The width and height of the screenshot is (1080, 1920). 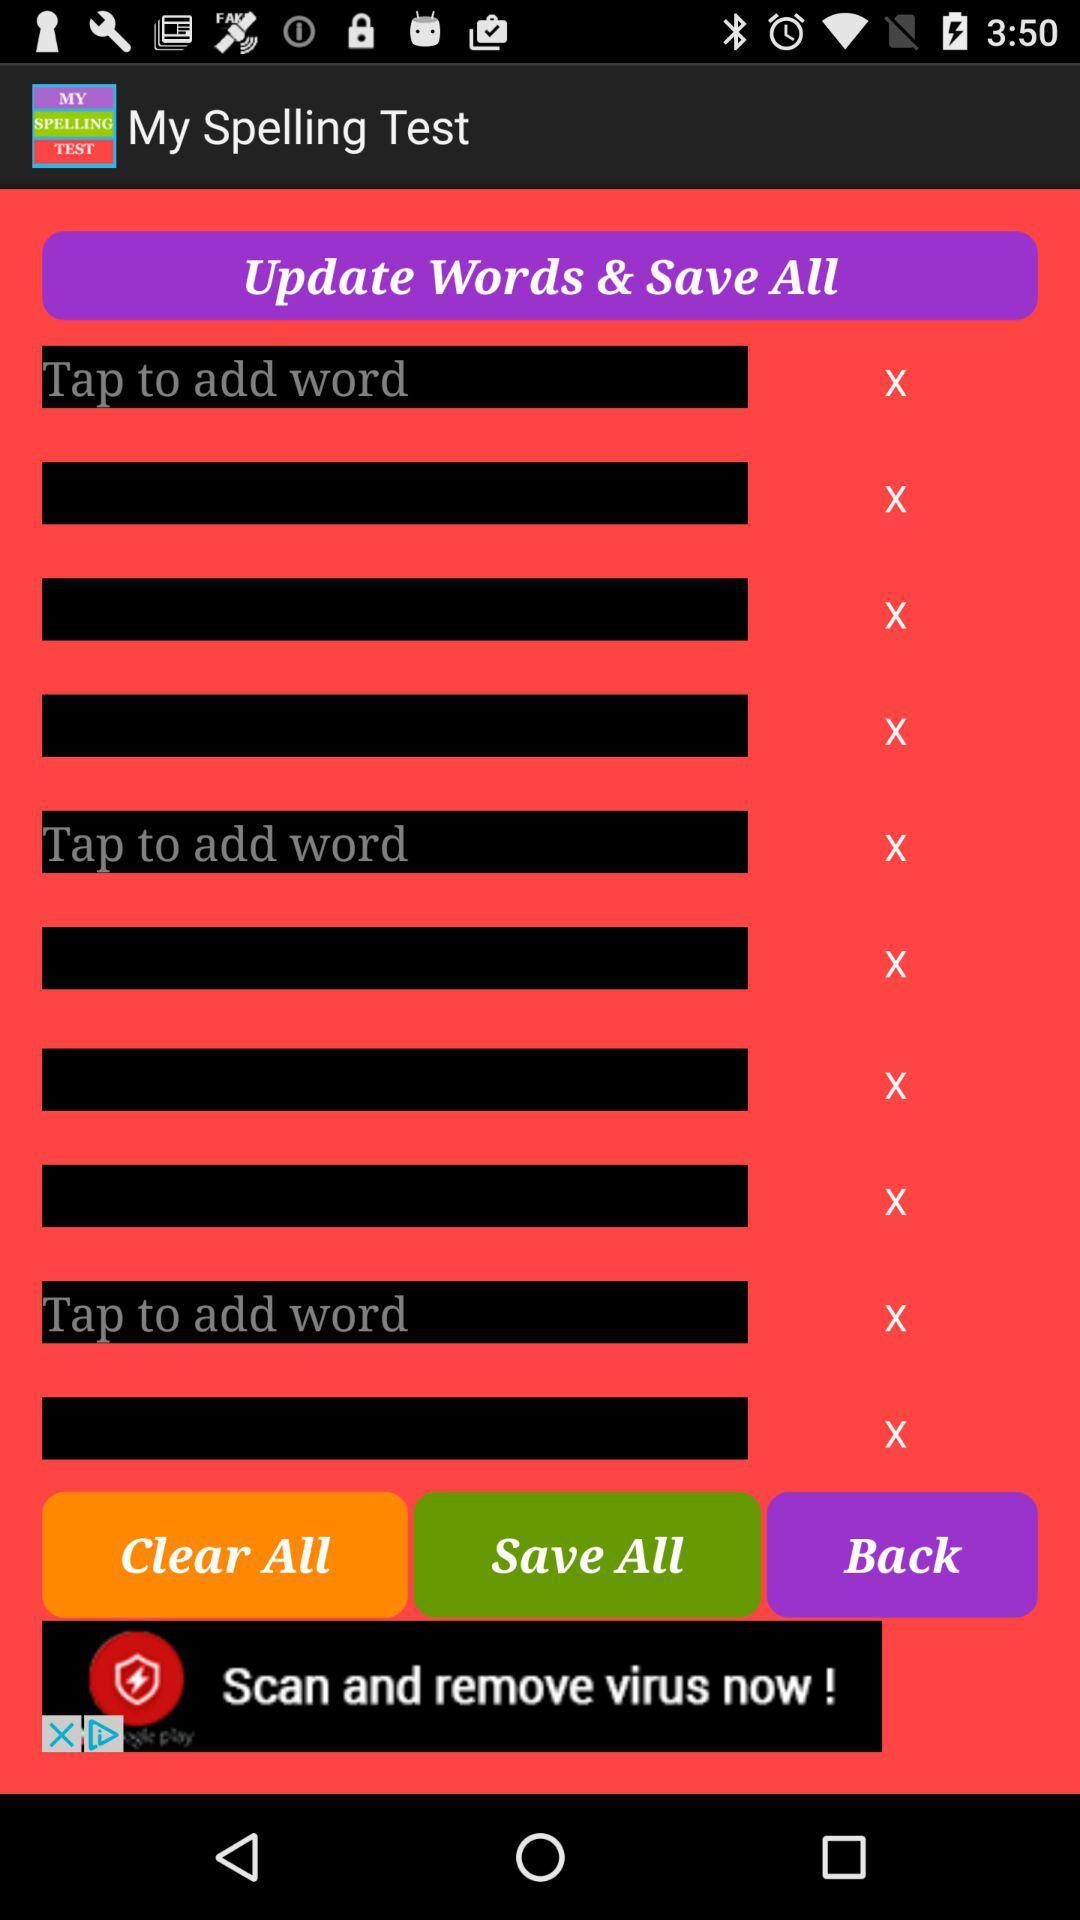 What do you see at coordinates (394, 493) in the screenshot?
I see `text` at bounding box center [394, 493].